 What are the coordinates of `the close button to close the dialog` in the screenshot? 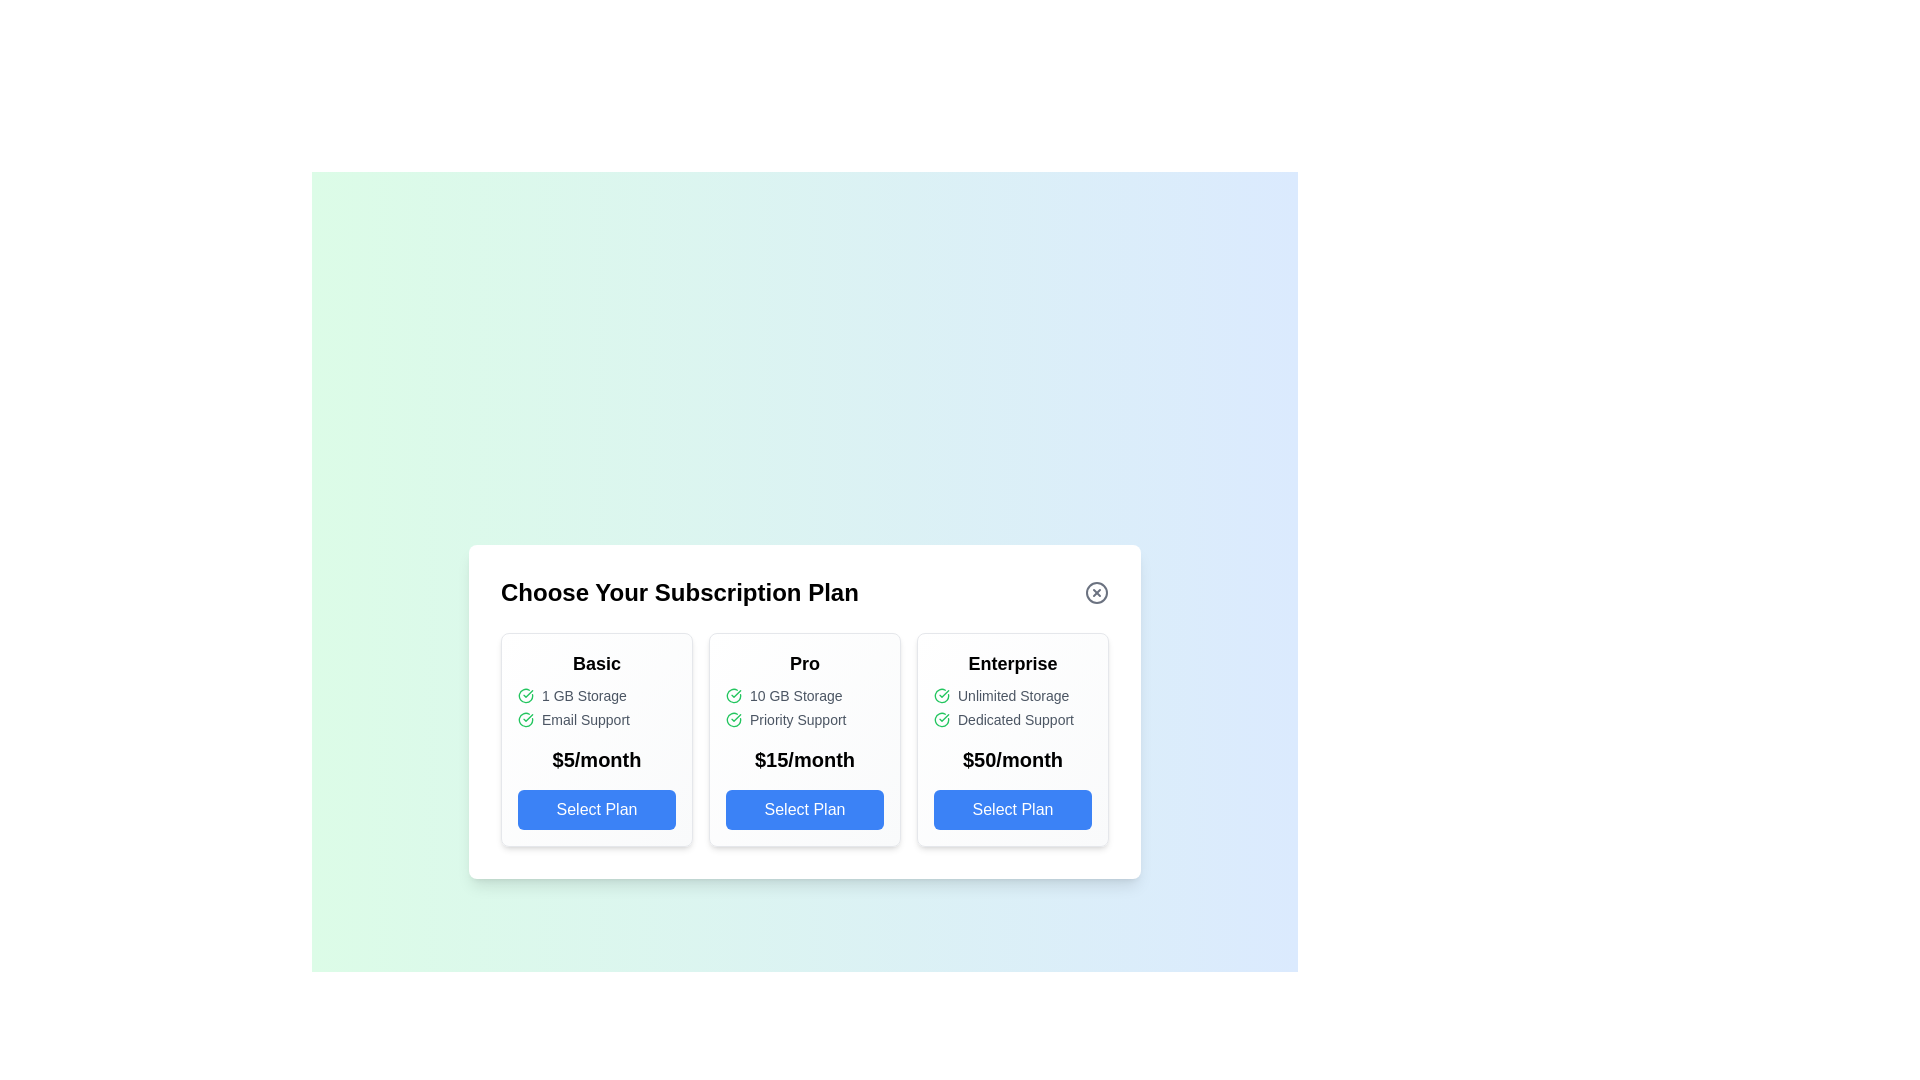 It's located at (1096, 592).